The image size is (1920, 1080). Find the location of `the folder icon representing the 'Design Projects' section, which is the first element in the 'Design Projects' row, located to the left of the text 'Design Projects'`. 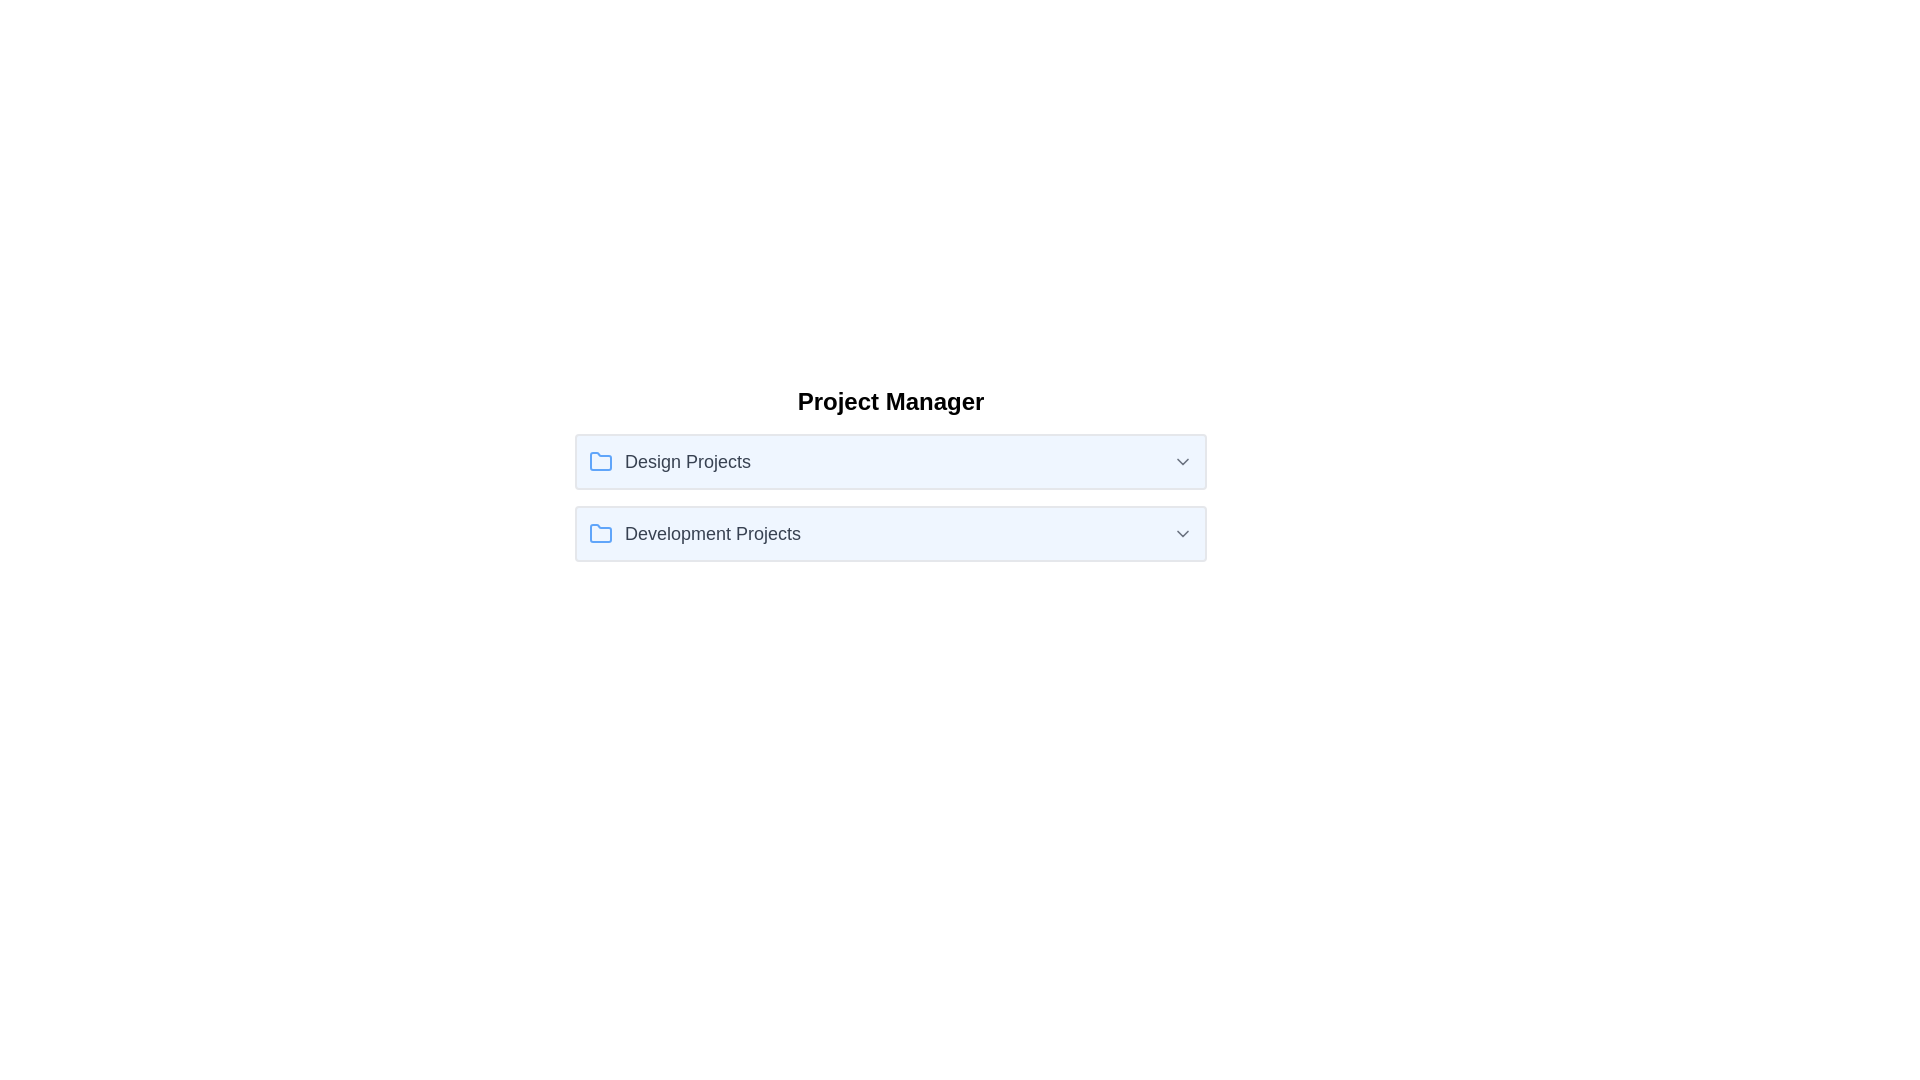

the folder icon representing the 'Design Projects' section, which is the first element in the 'Design Projects' row, located to the left of the text 'Design Projects' is located at coordinates (599, 462).